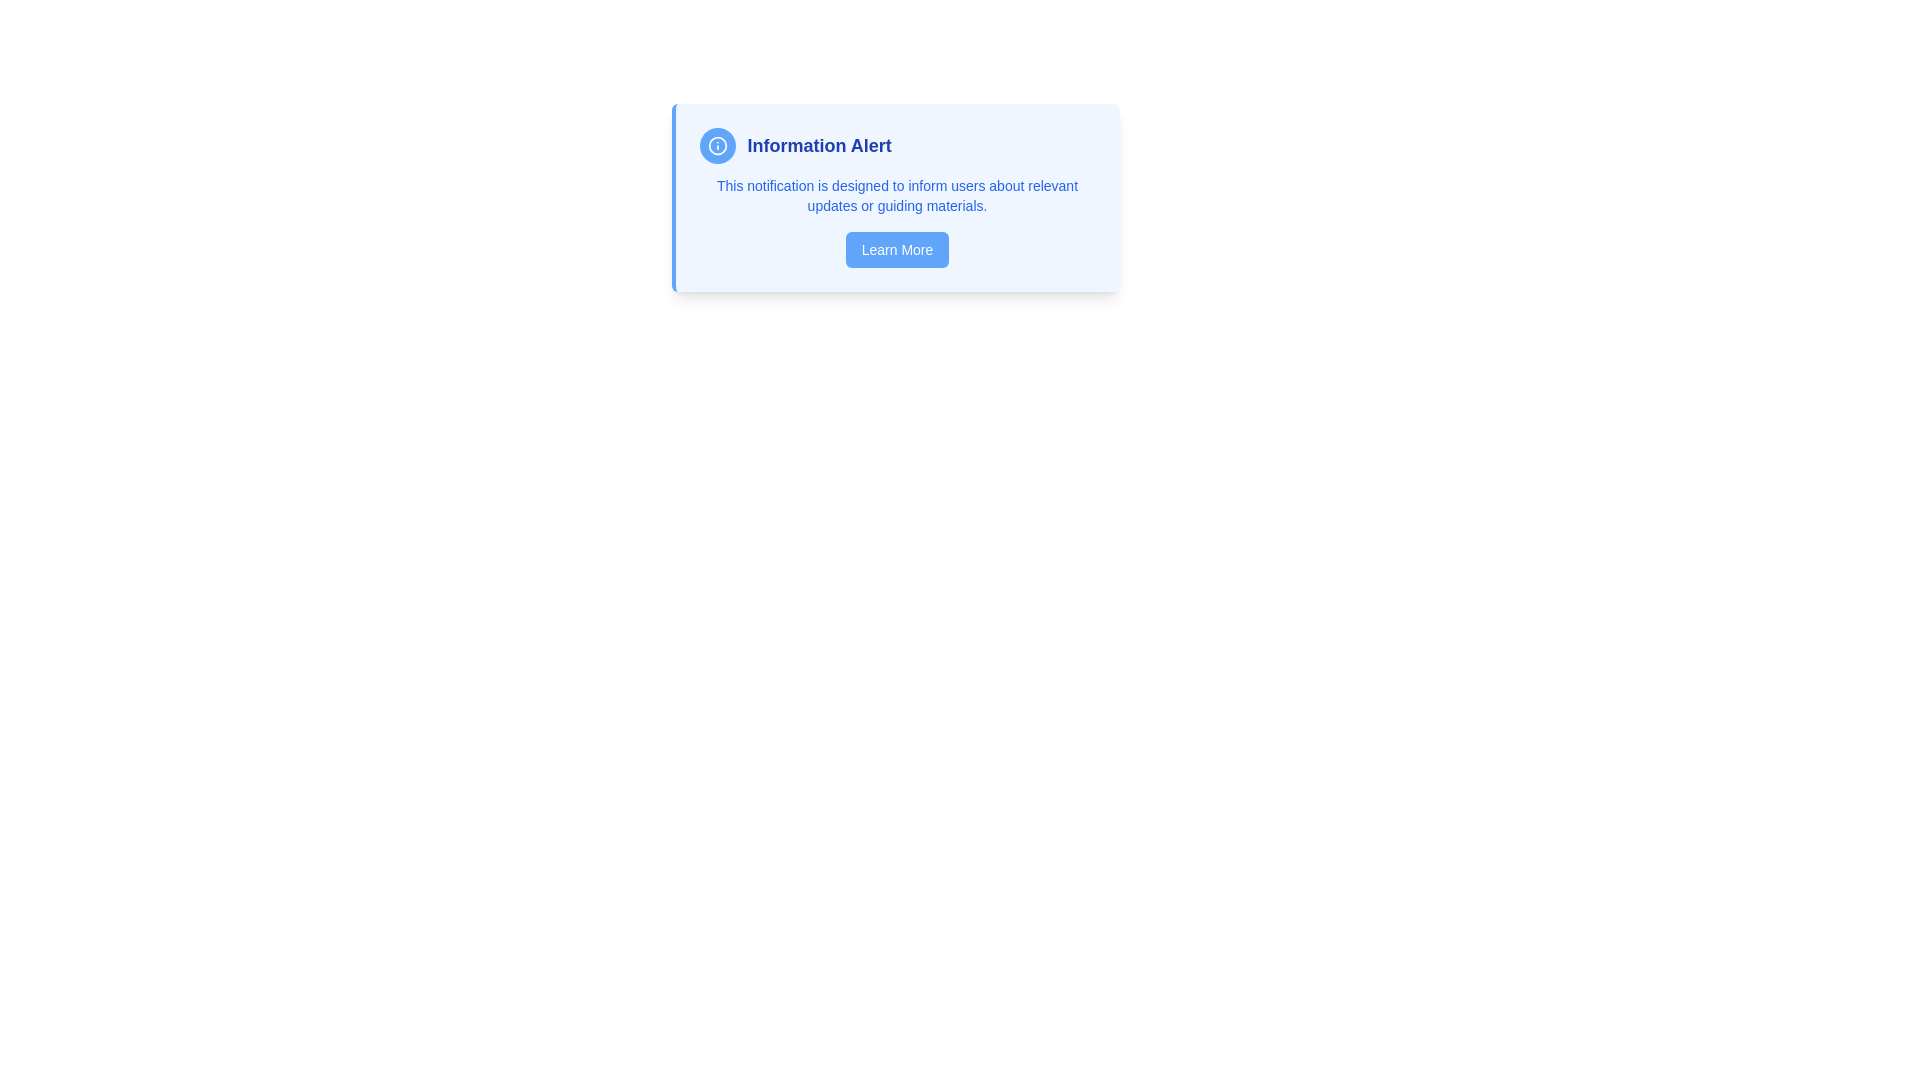 This screenshot has width=1920, height=1080. What do you see at coordinates (717, 145) in the screenshot?
I see `the circular blue icon with the white info symbol inside it` at bounding box center [717, 145].